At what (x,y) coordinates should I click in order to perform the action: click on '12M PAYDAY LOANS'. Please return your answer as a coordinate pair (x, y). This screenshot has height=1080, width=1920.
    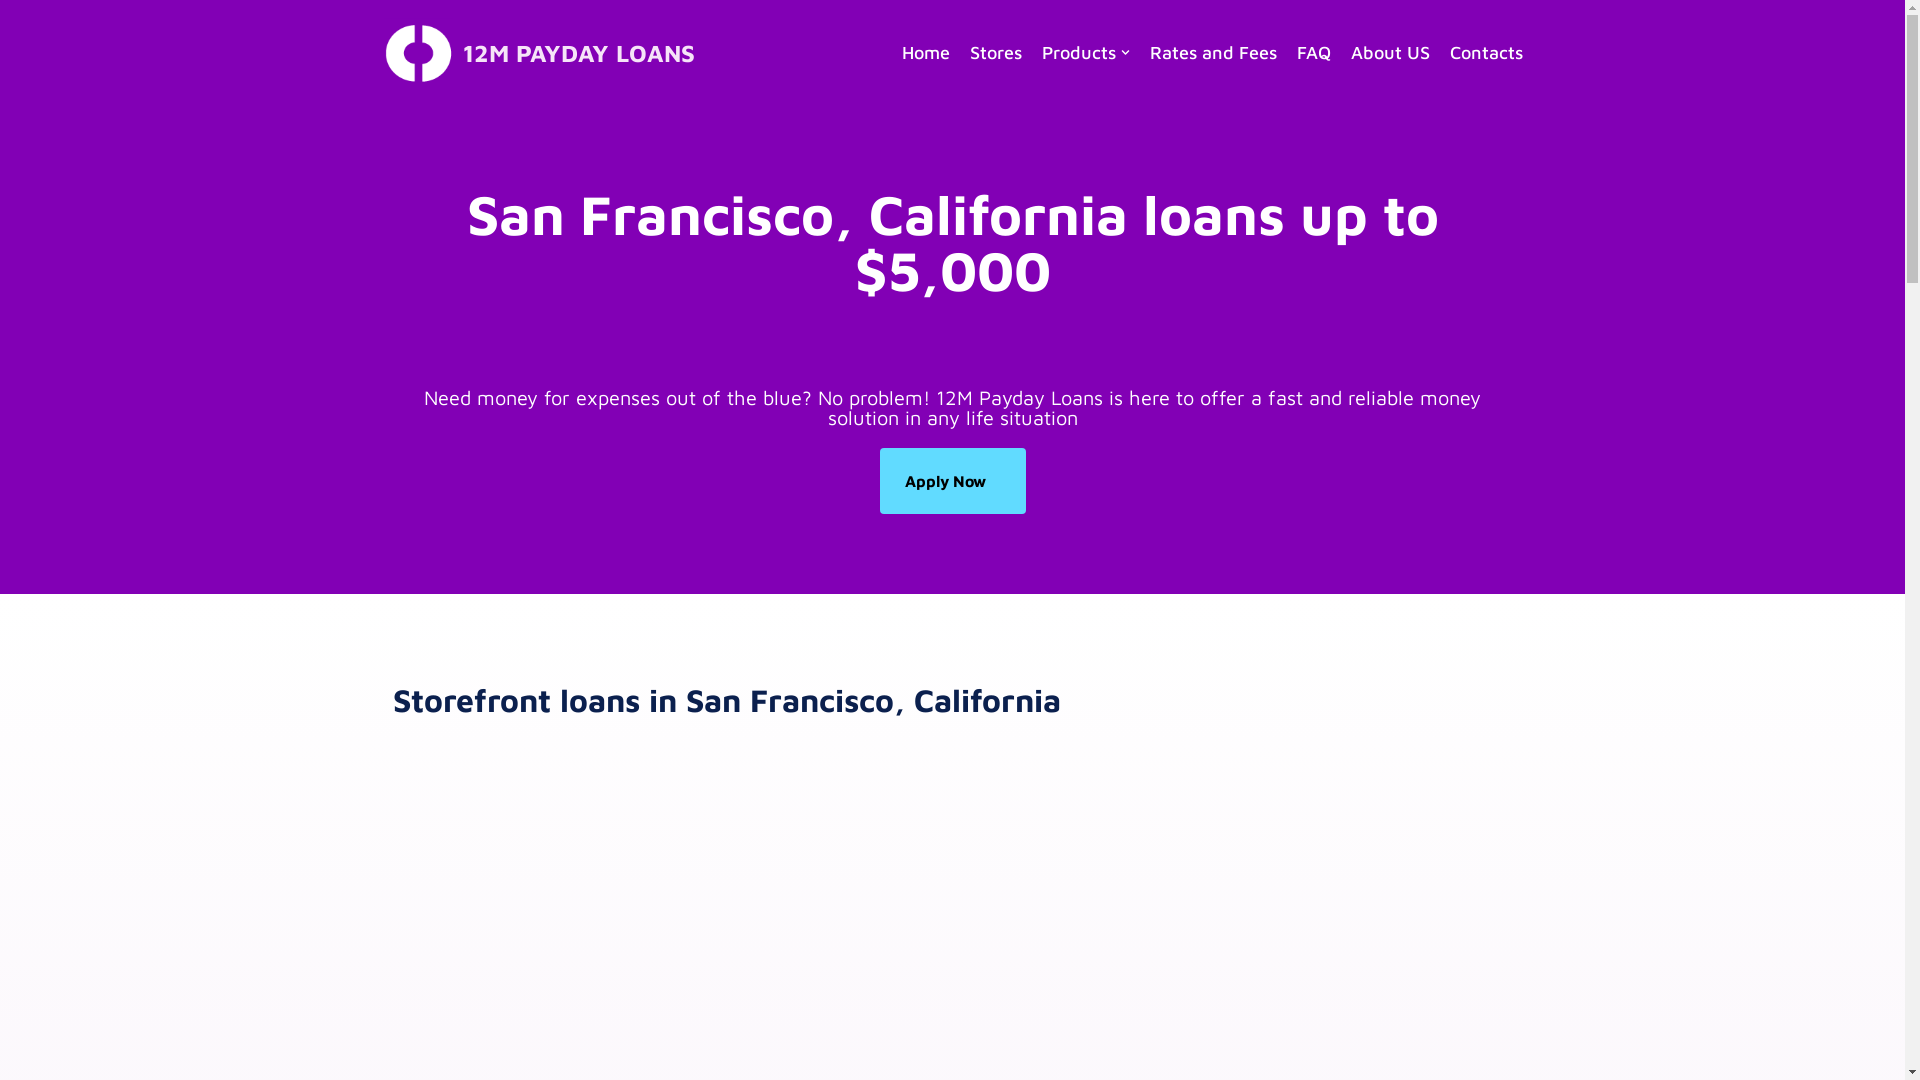
    Looking at the image, I should click on (537, 52).